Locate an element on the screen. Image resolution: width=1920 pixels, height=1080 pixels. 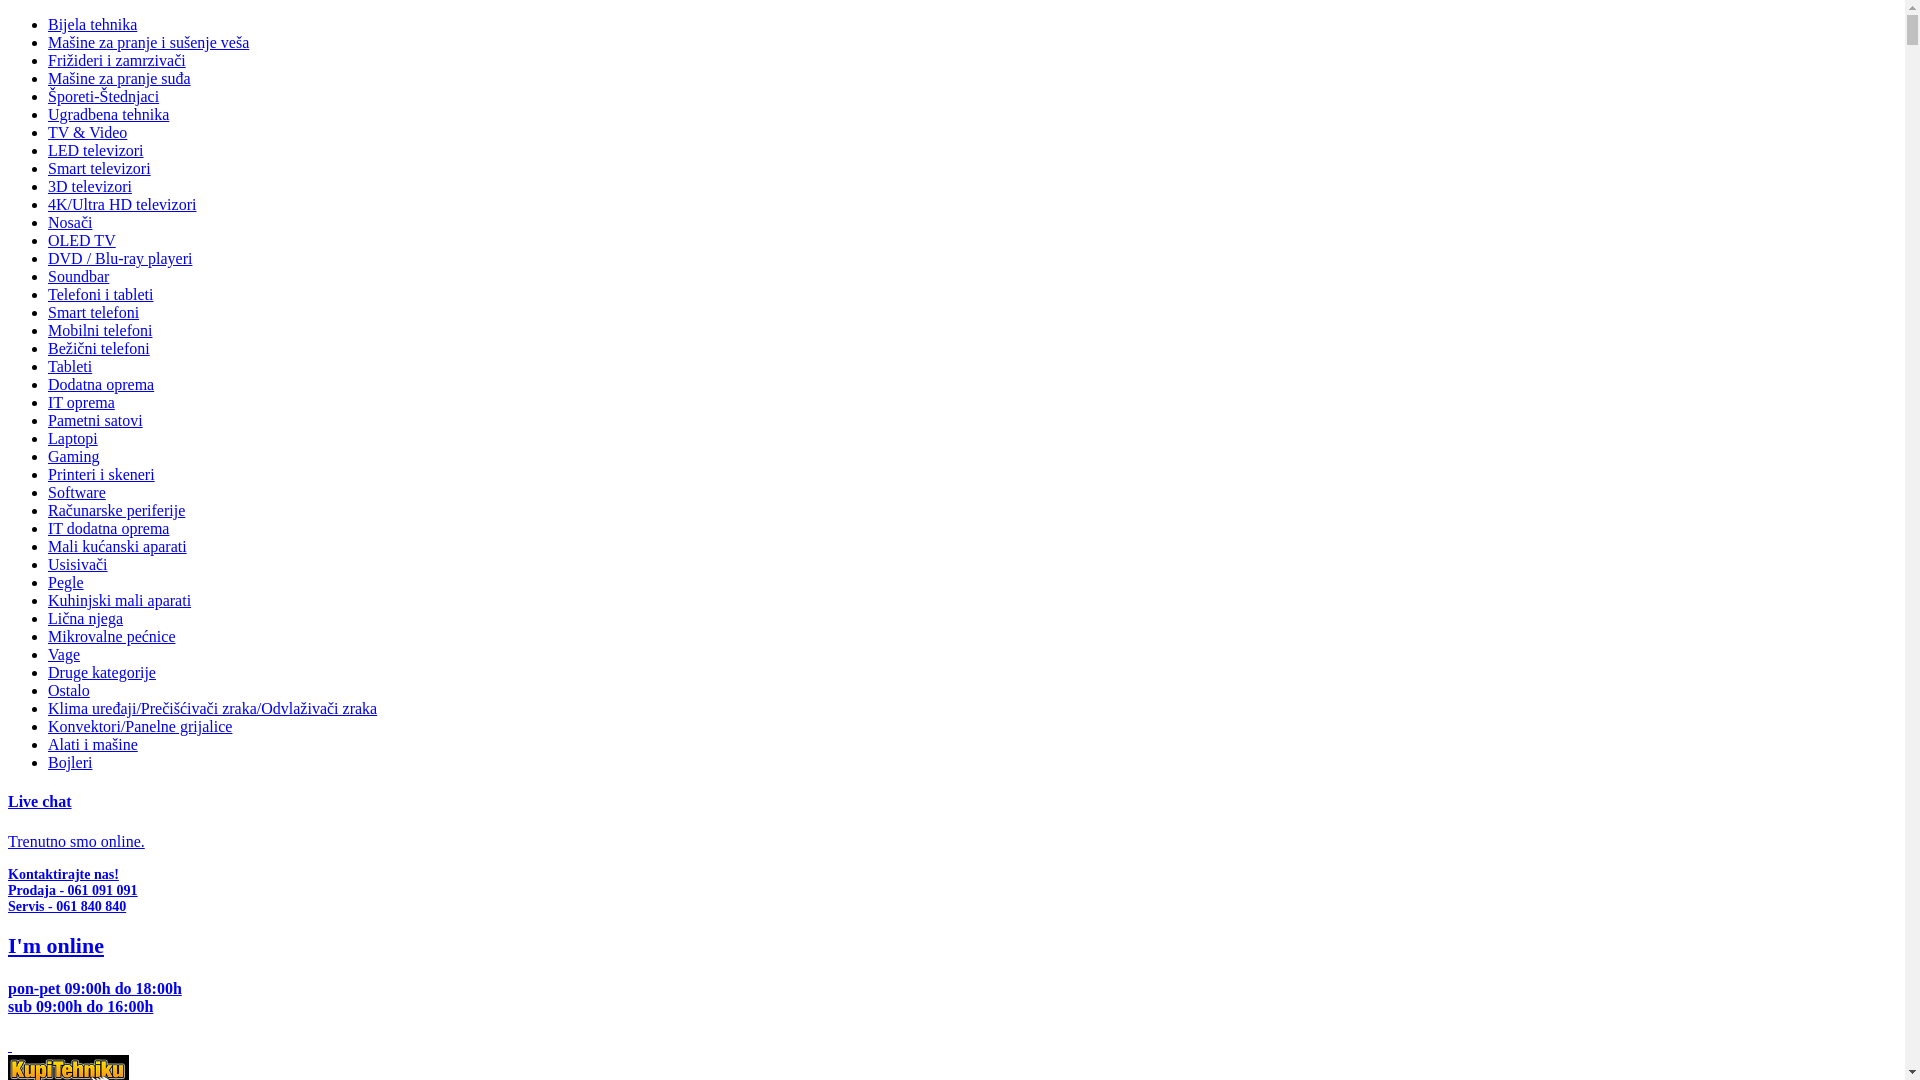
'Dodatna oprema' is located at coordinates (48, 384).